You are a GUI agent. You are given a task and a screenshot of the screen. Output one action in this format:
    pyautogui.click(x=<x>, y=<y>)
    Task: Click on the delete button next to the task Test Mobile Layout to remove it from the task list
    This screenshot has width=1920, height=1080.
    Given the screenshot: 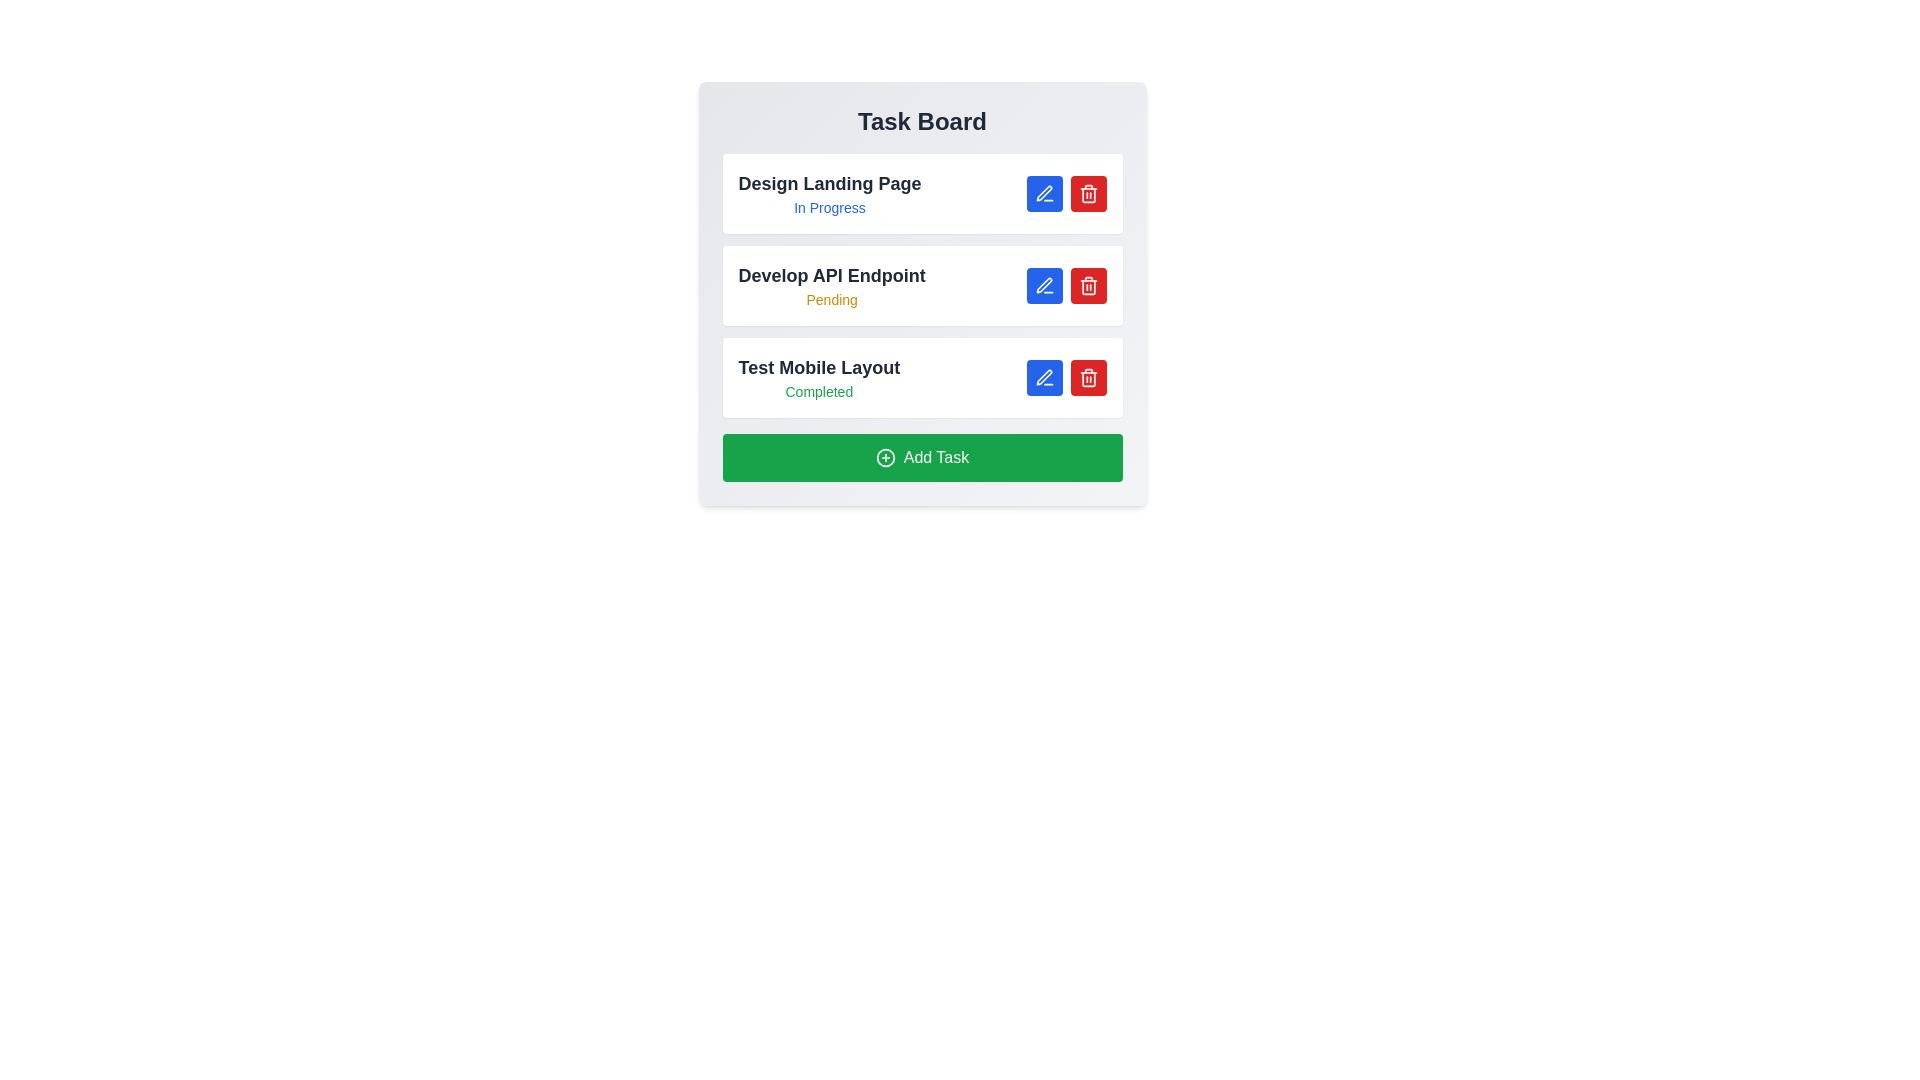 What is the action you would take?
    pyautogui.click(x=1087, y=378)
    